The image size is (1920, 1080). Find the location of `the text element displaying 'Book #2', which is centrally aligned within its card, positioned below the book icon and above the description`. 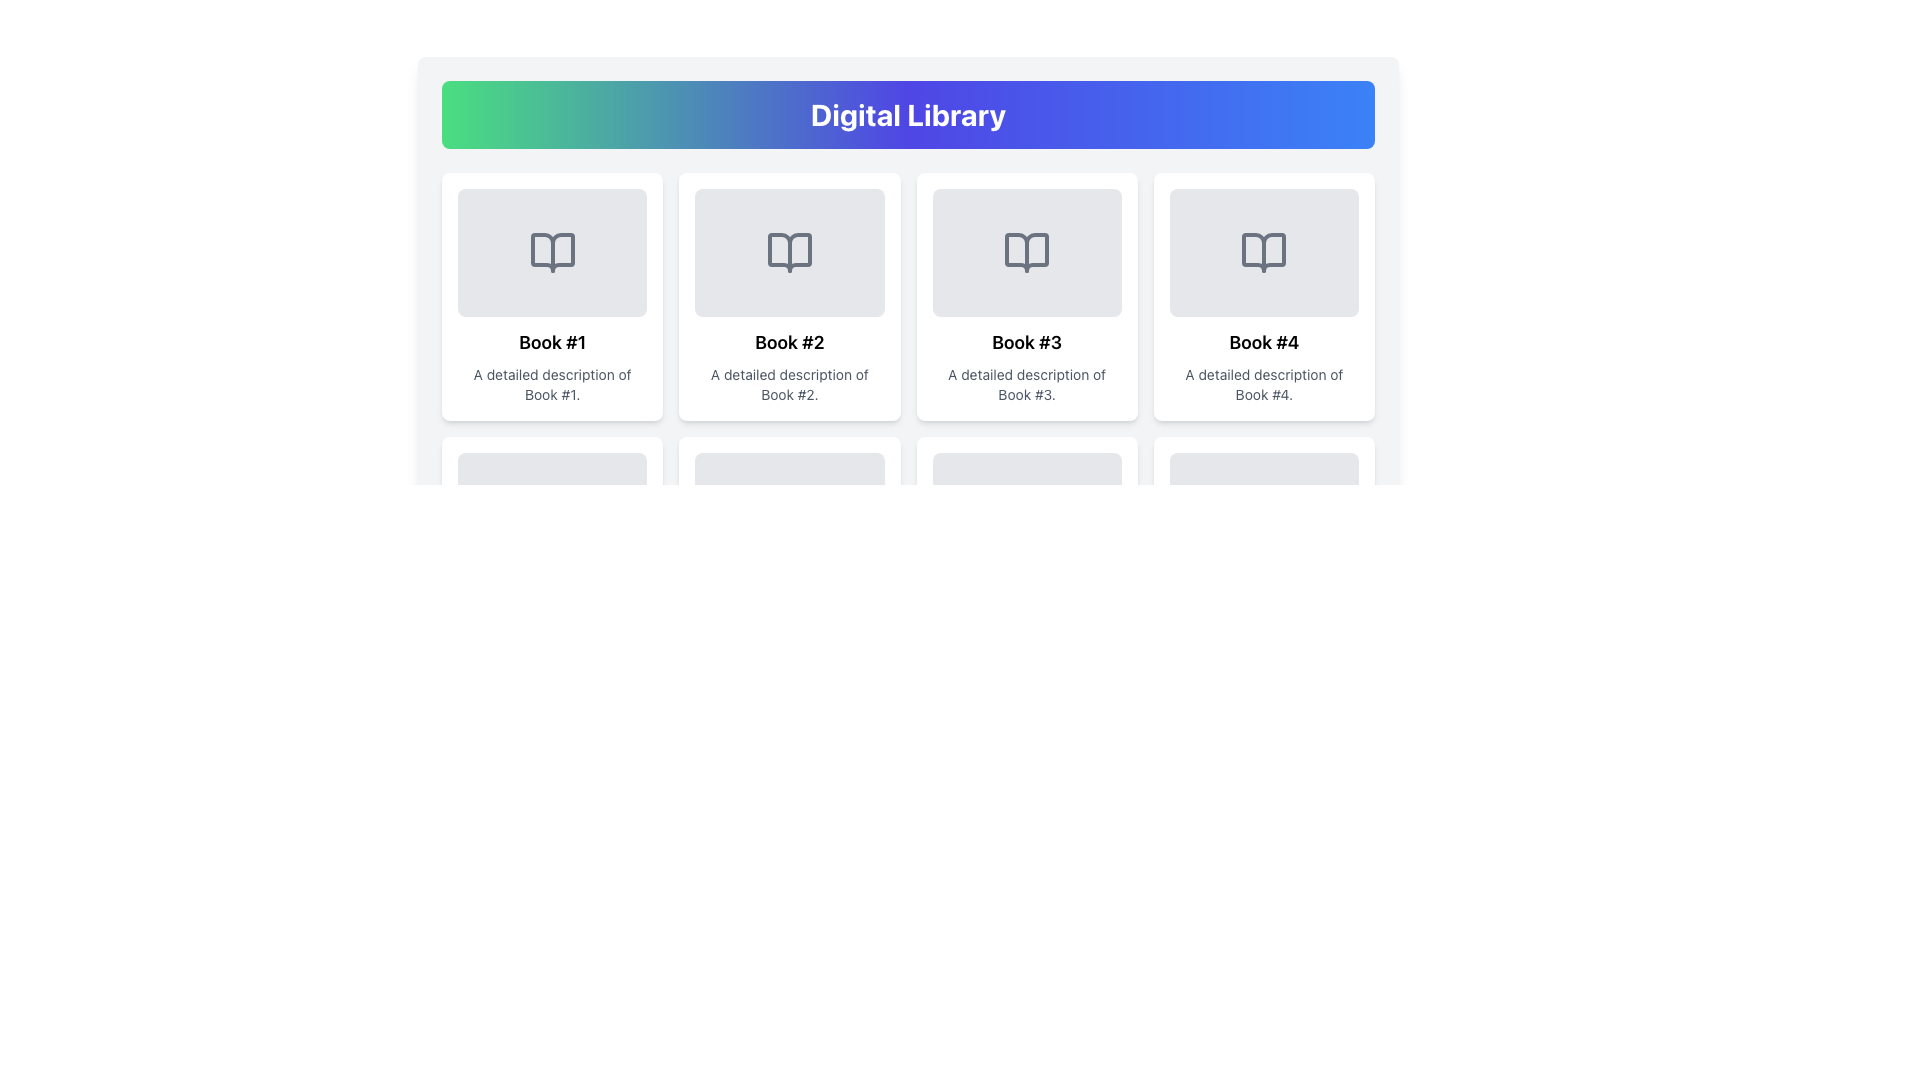

the text element displaying 'Book #2', which is centrally aligned within its card, positioned below the book icon and above the description is located at coordinates (788, 342).